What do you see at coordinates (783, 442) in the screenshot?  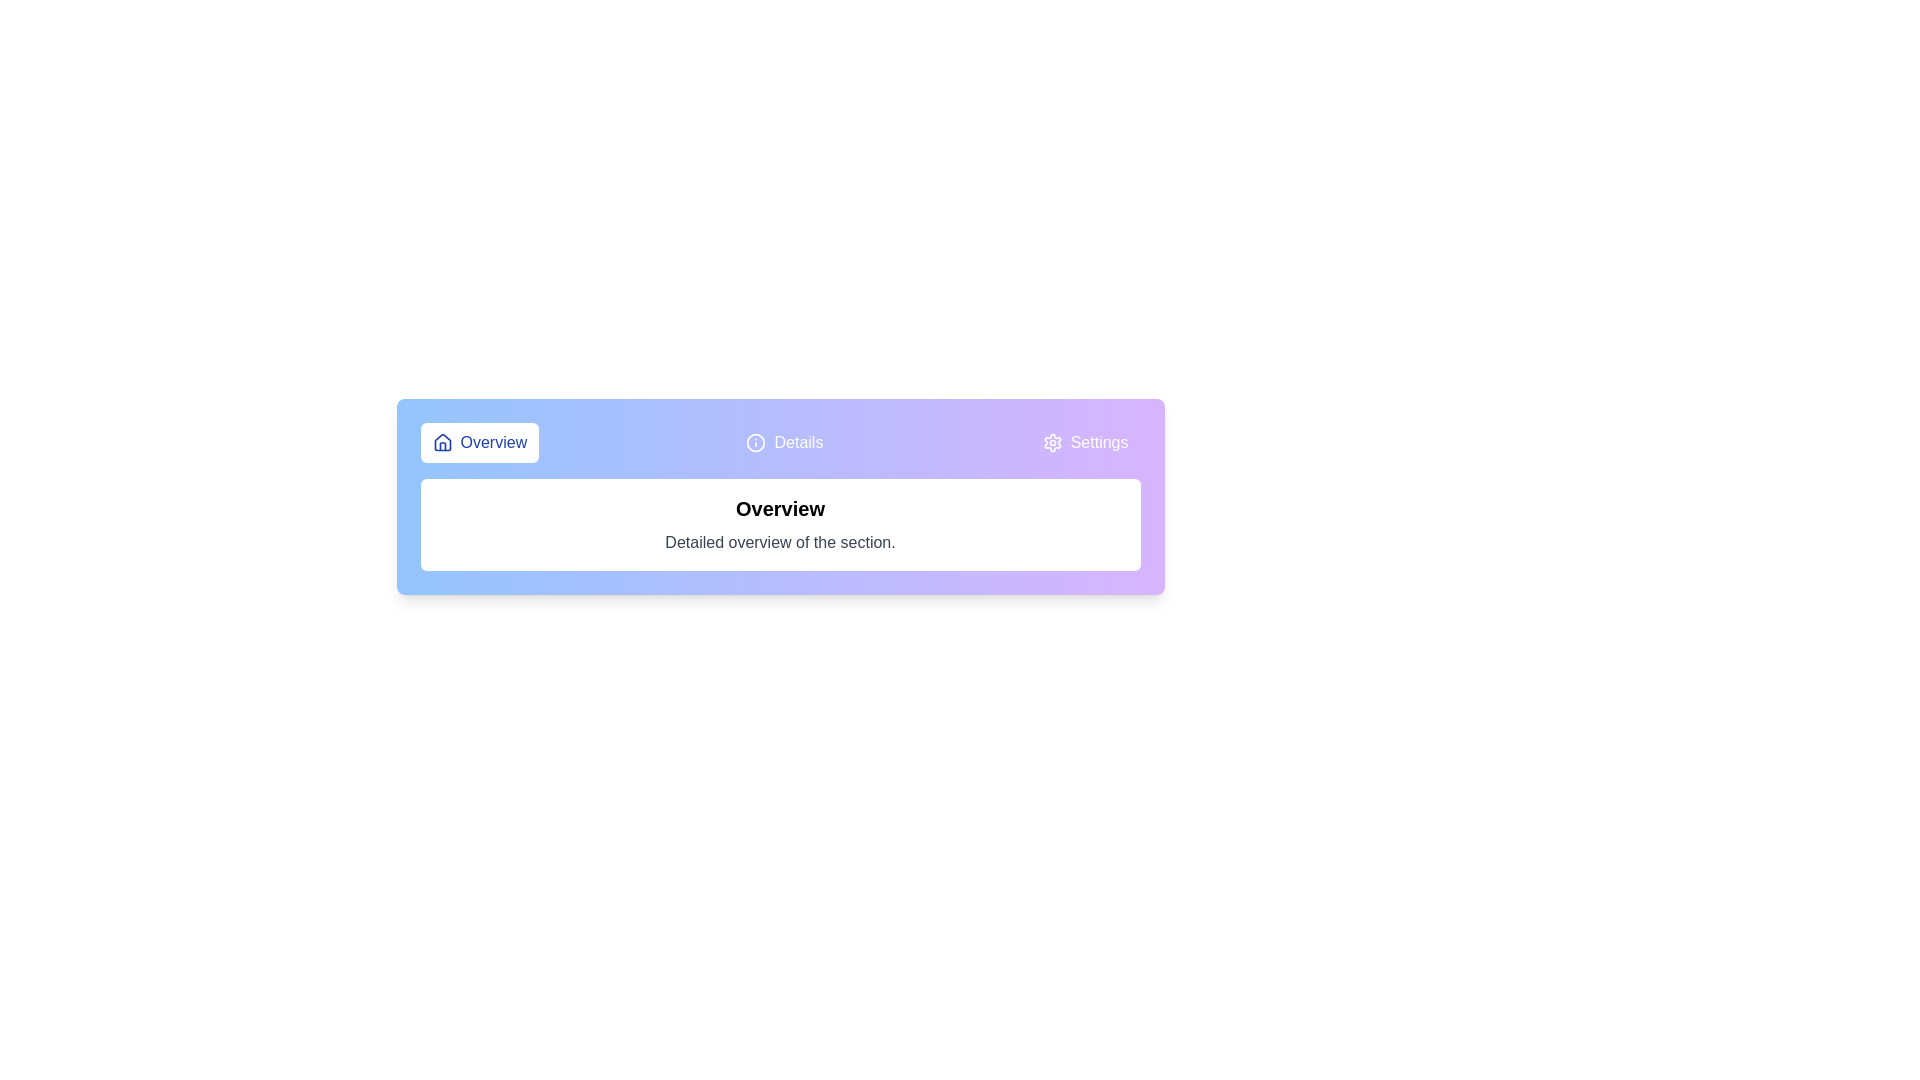 I see `the 'Details' button, which is the second button in a horizontal group of three, located between the 'Overview' and 'Settings' buttons` at bounding box center [783, 442].